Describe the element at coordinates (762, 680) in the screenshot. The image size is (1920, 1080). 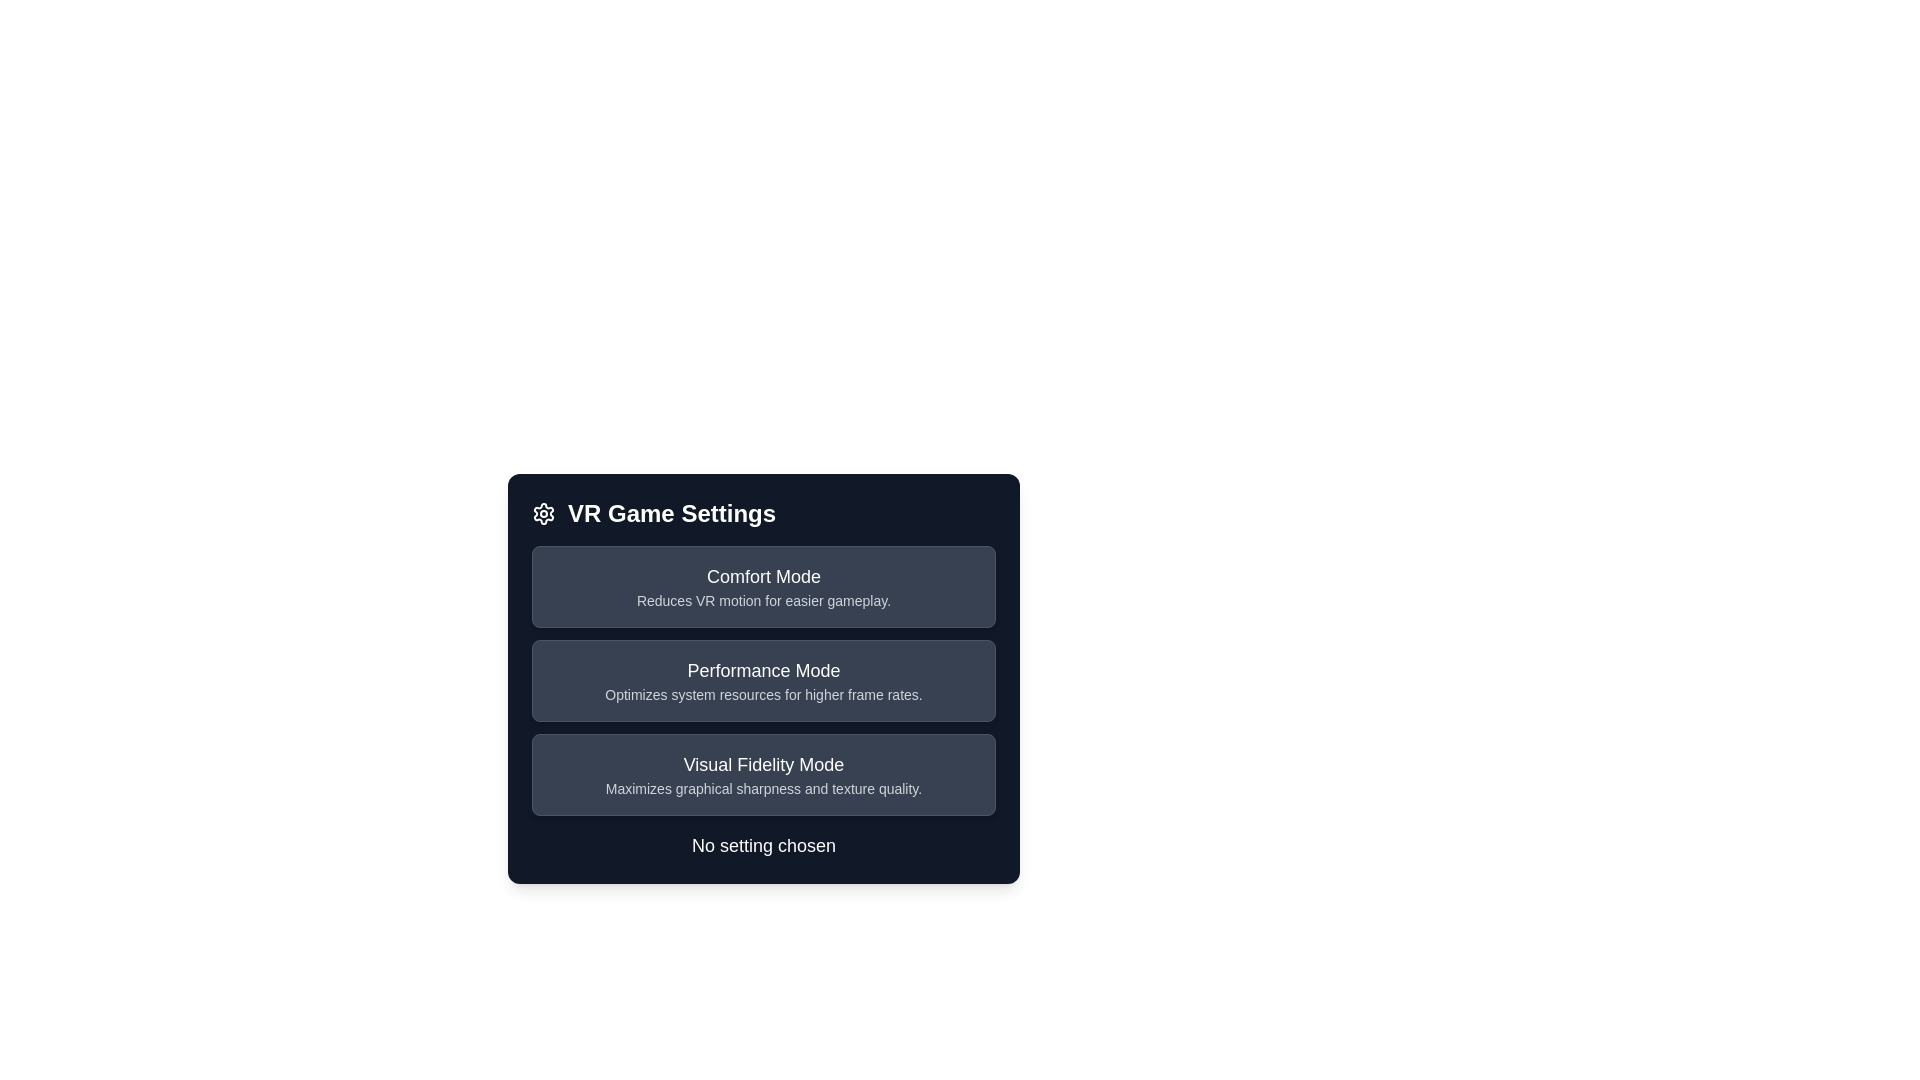
I see `the selectable card for 'Performance Mode' in the VR Game Settings` at that location.